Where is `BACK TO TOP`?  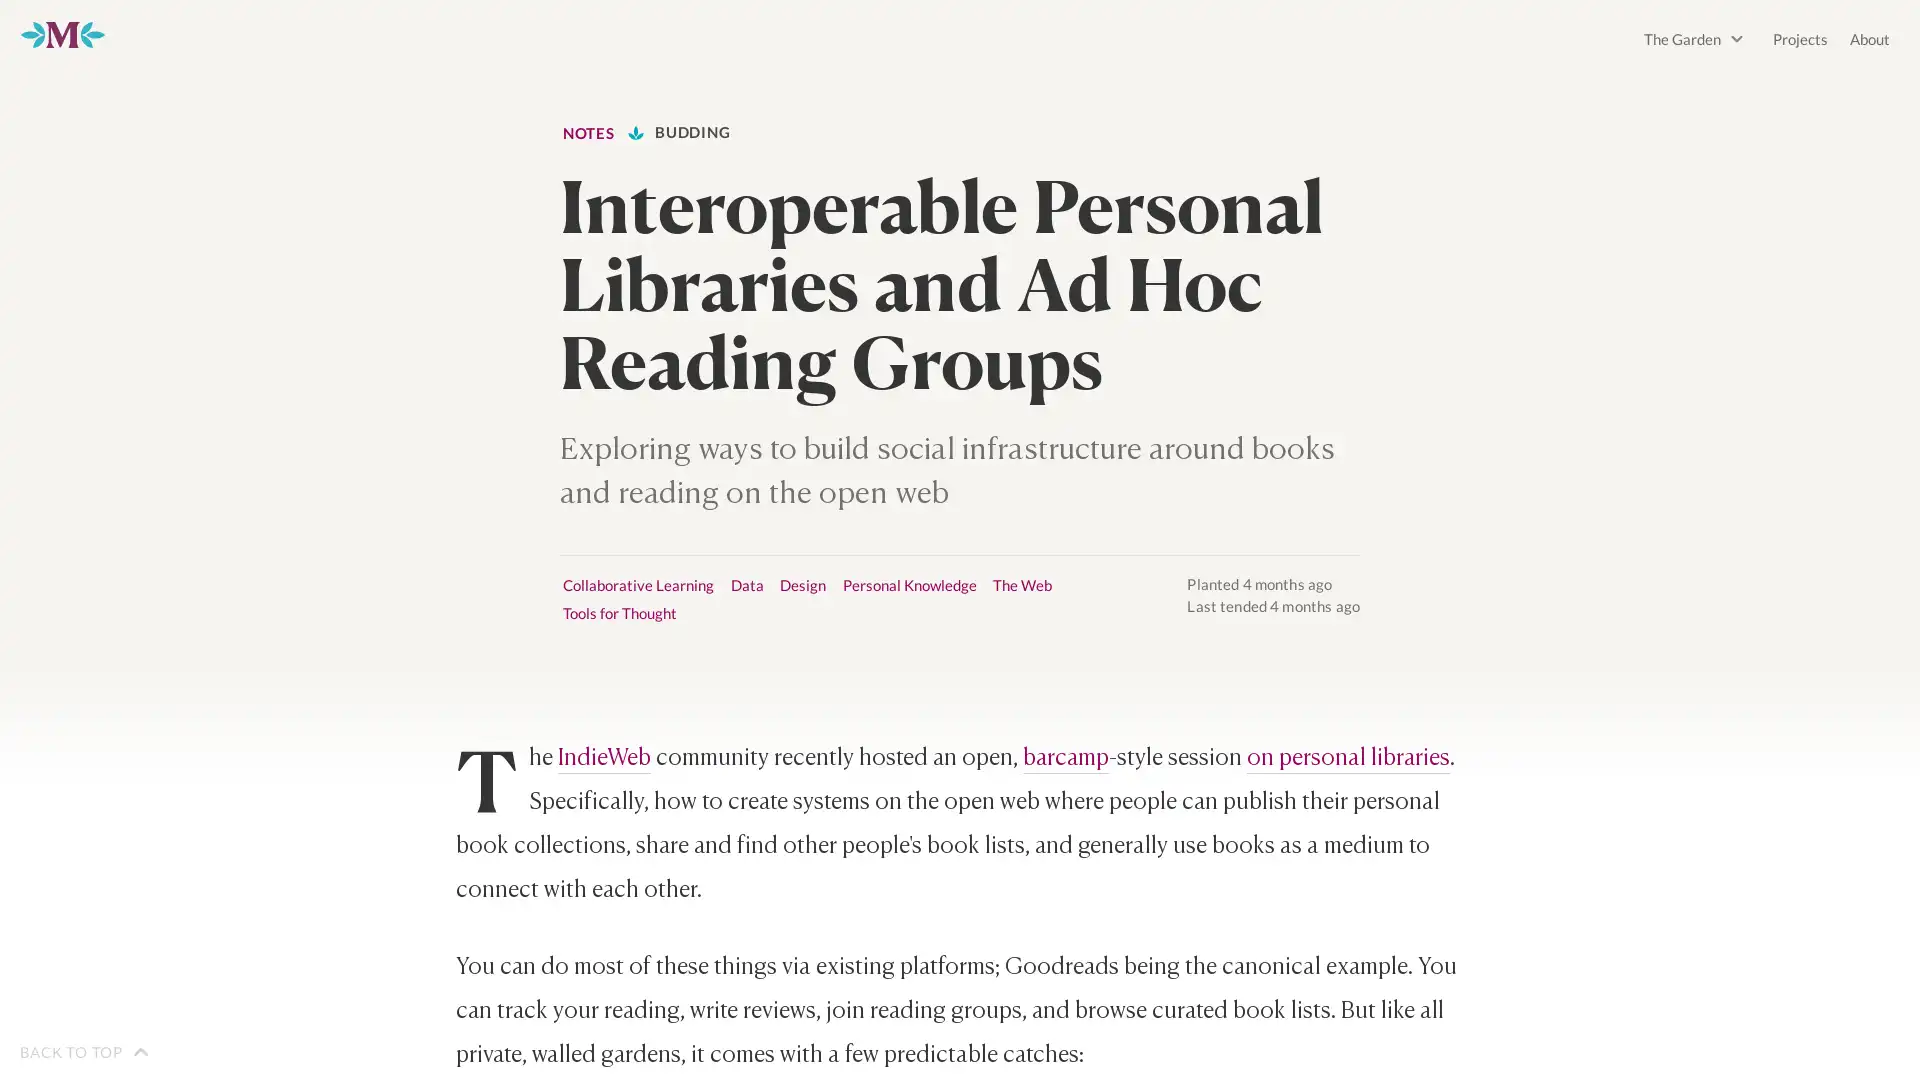
BACK TO TOP is located at coordinates (82, 1051).